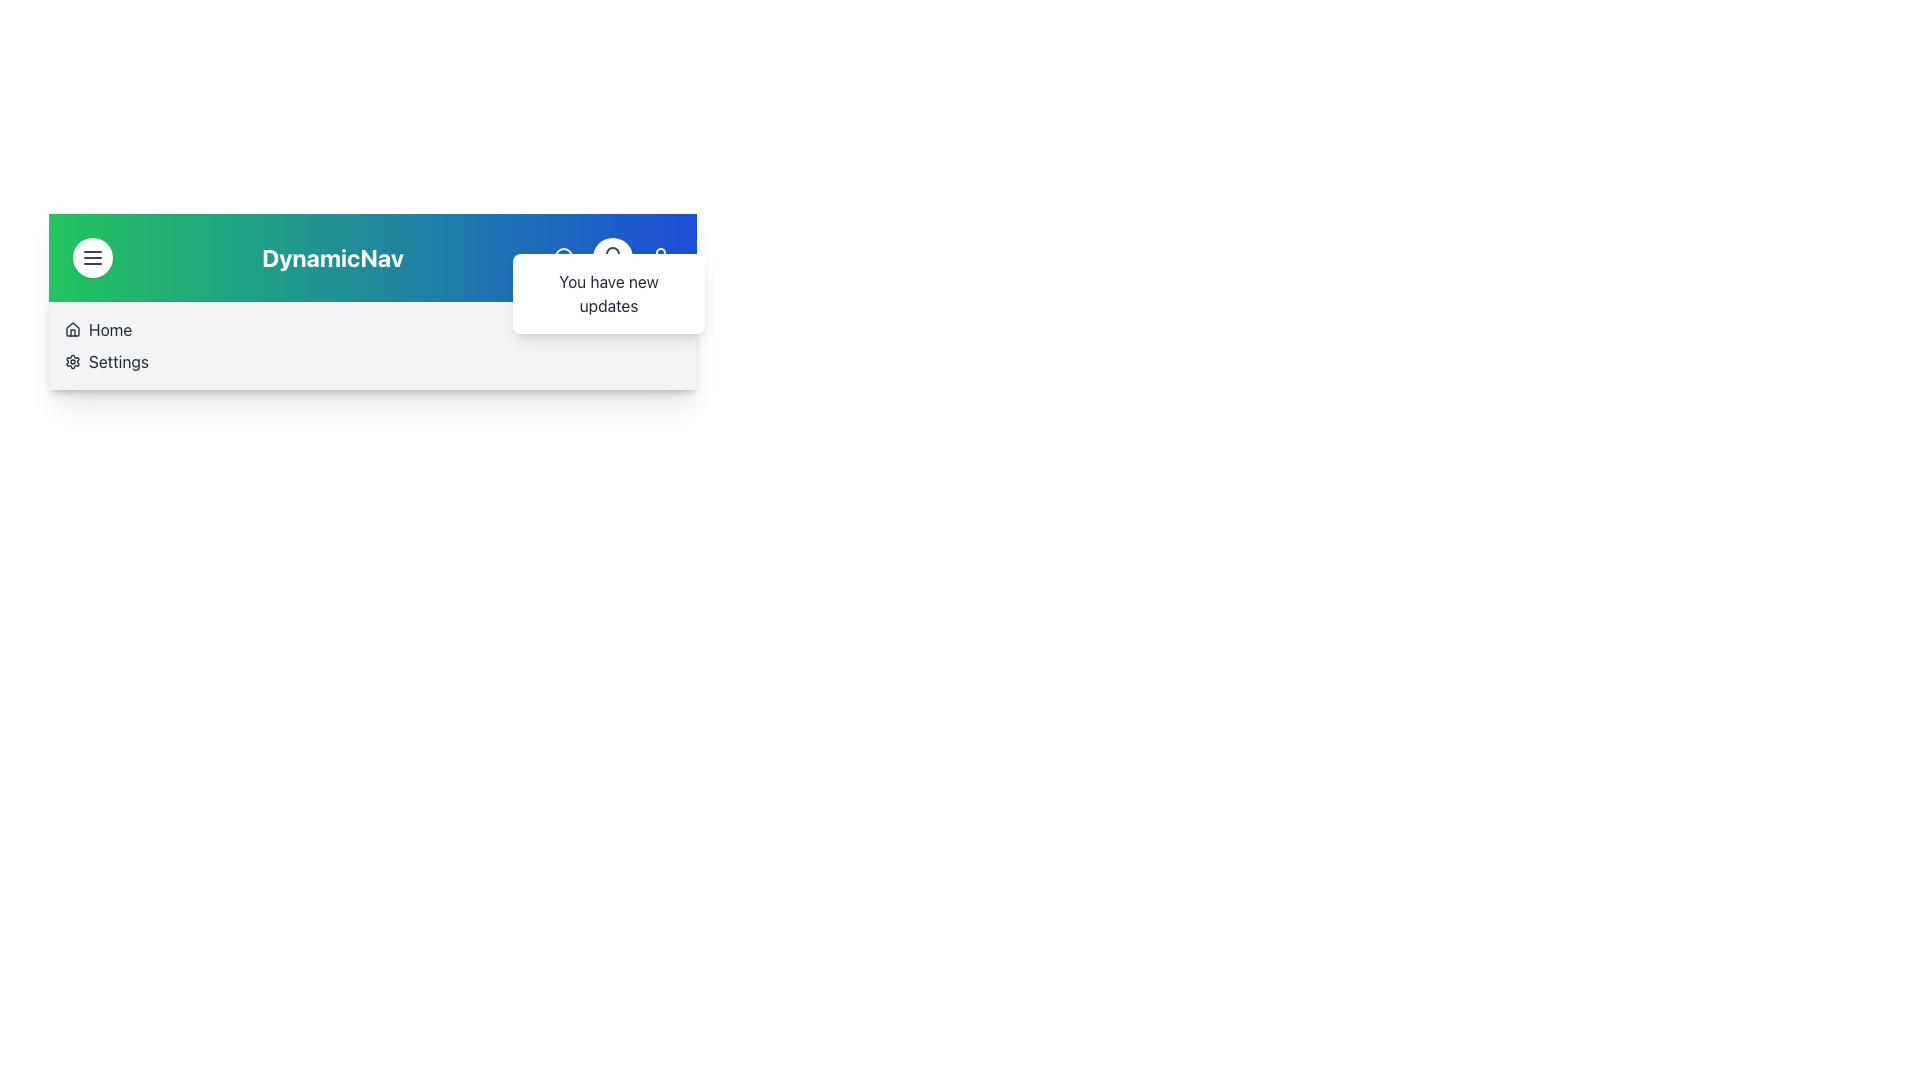  What do you see at coordinates (562, 256) in the screenshot?
I see `the inner circle of the search icon located at the top-right section of the interface` at bounding box center [562, 256].